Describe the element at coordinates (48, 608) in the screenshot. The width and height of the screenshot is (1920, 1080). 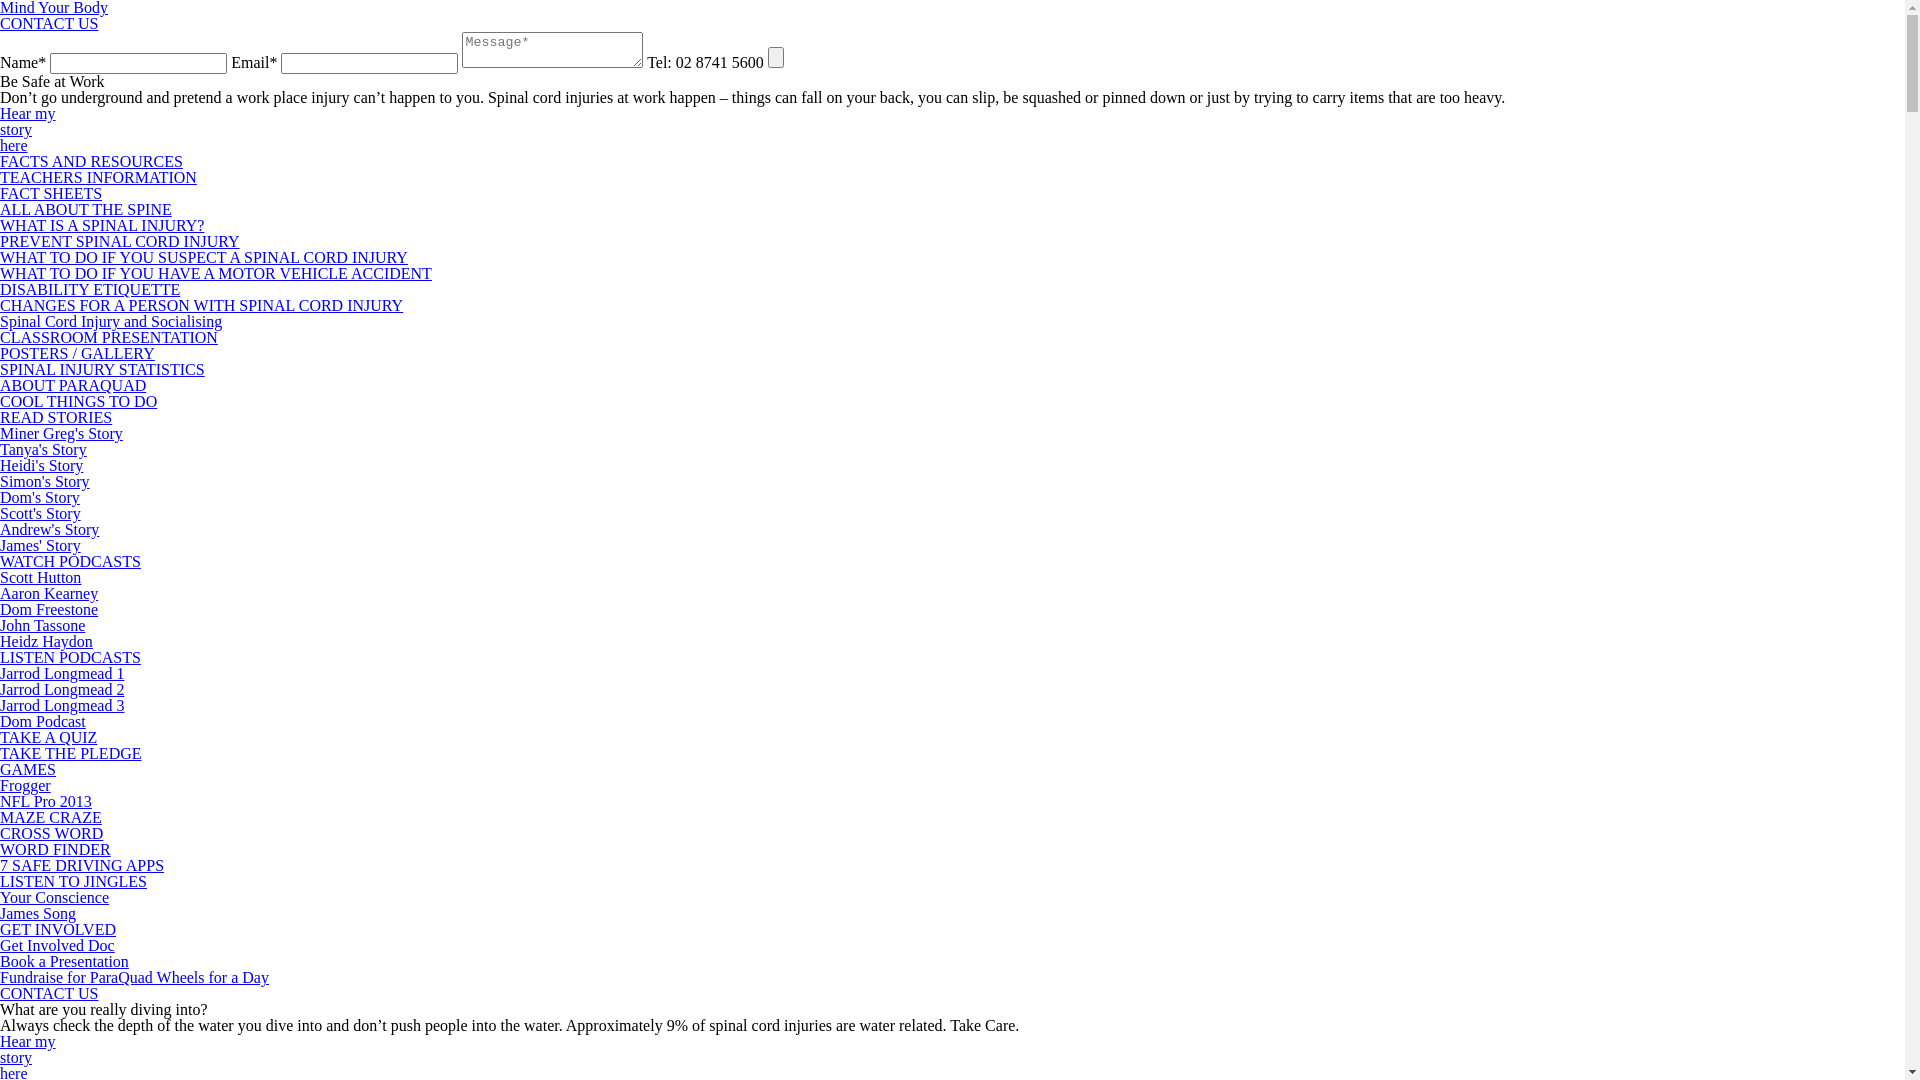
I see `'Dom Freestone'` at that location.